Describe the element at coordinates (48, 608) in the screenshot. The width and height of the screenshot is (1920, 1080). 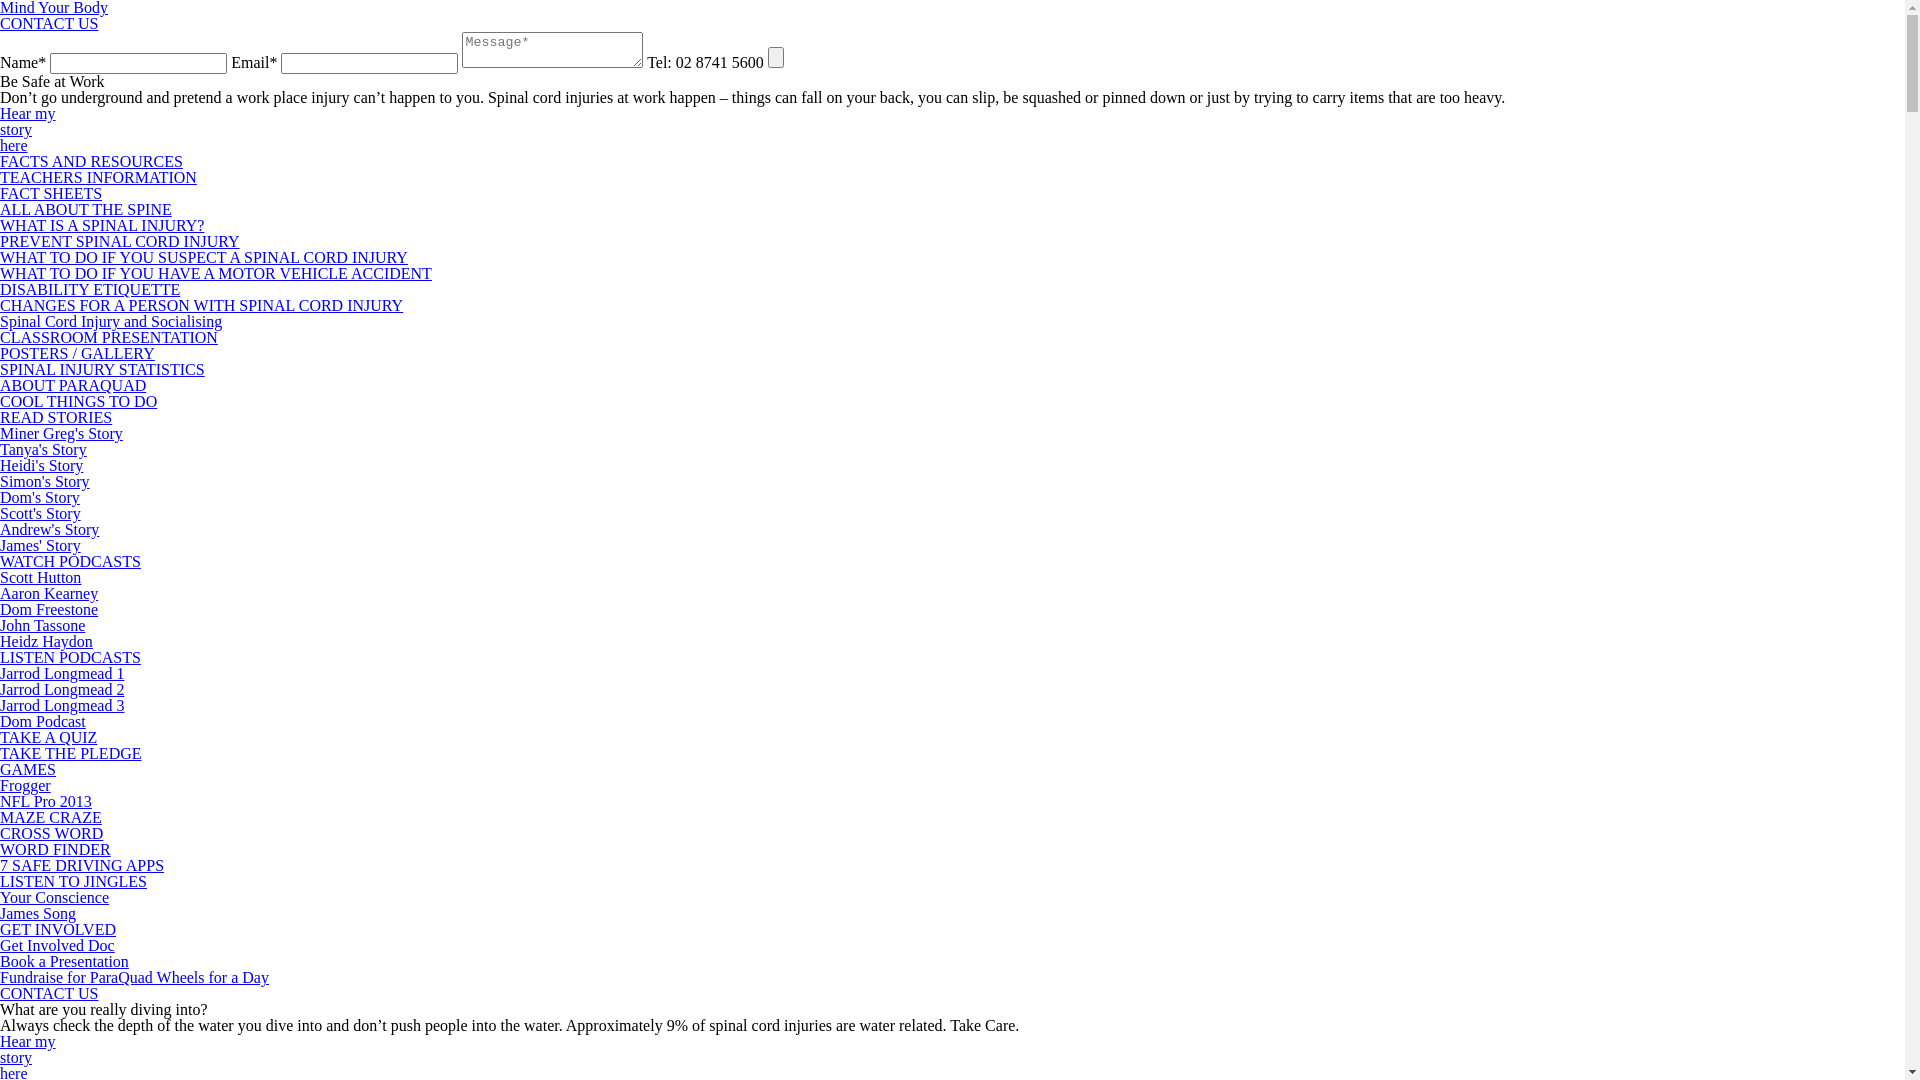
I see `'Dom Freestone'` at that location.